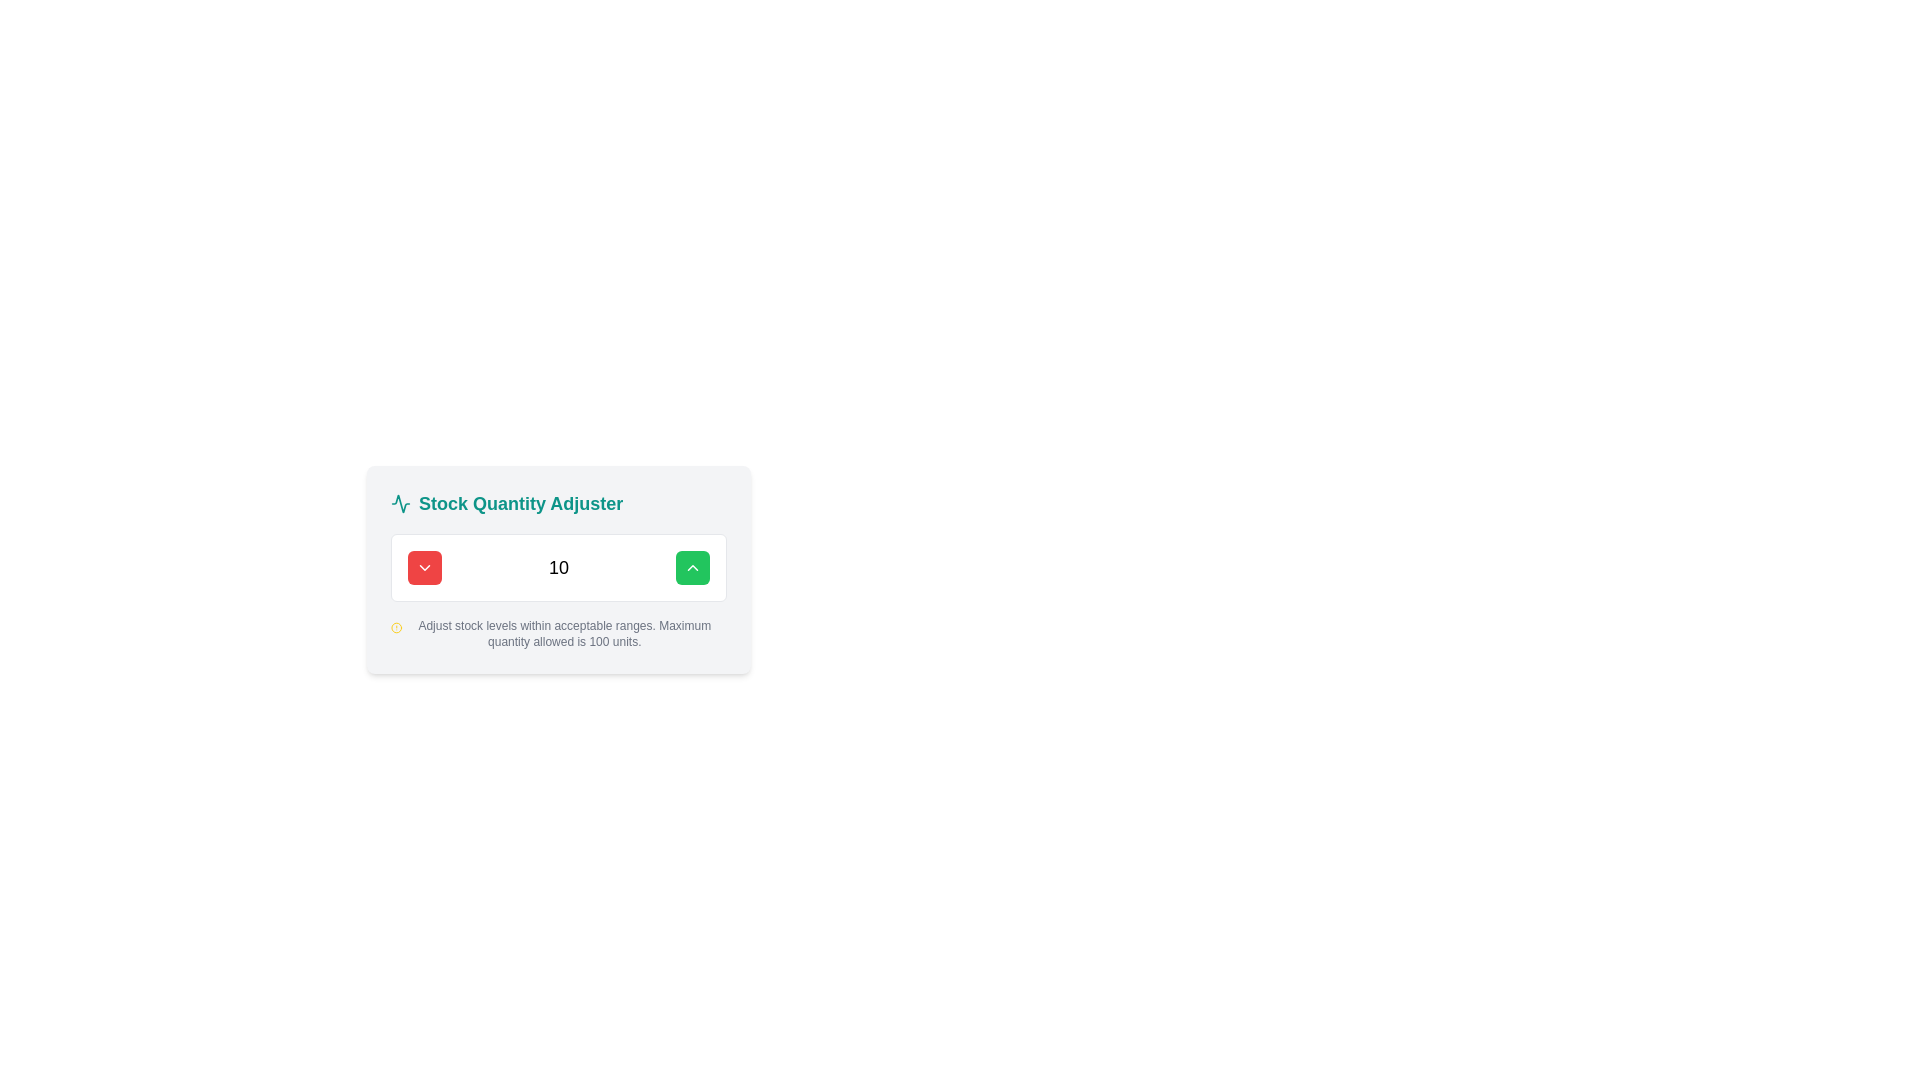 The image size is (1920, 1080). I want to click on inside the rectangular text input field that displays the numerical value '10' in black bold font to focus and edit the content, so click(558, 567).